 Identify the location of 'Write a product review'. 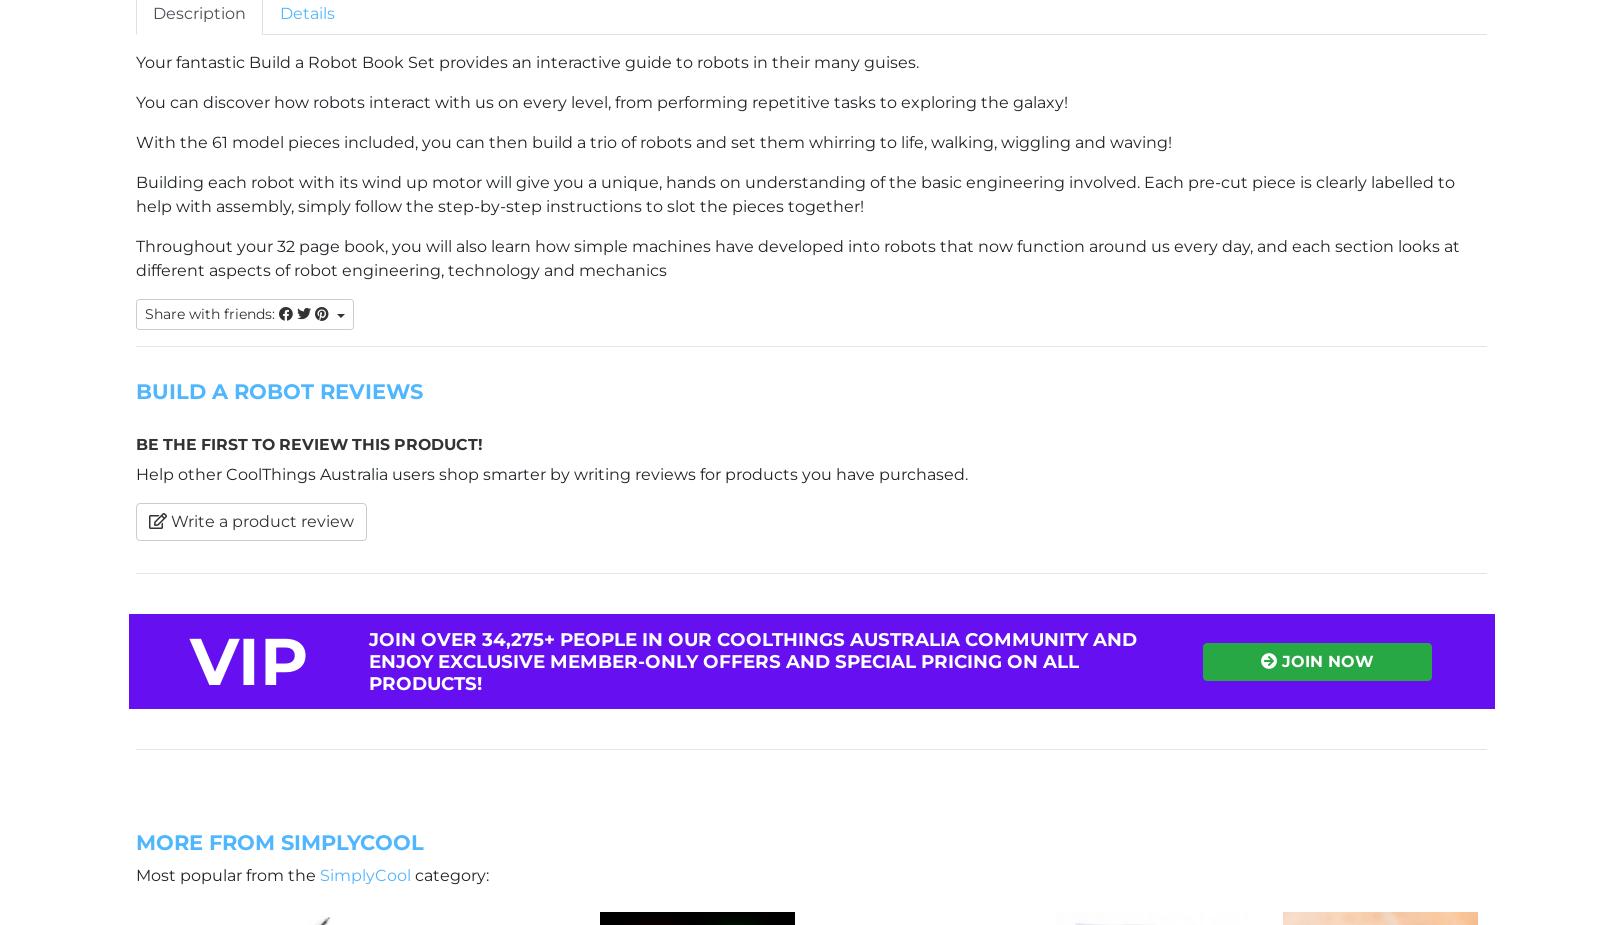
(167, 521).